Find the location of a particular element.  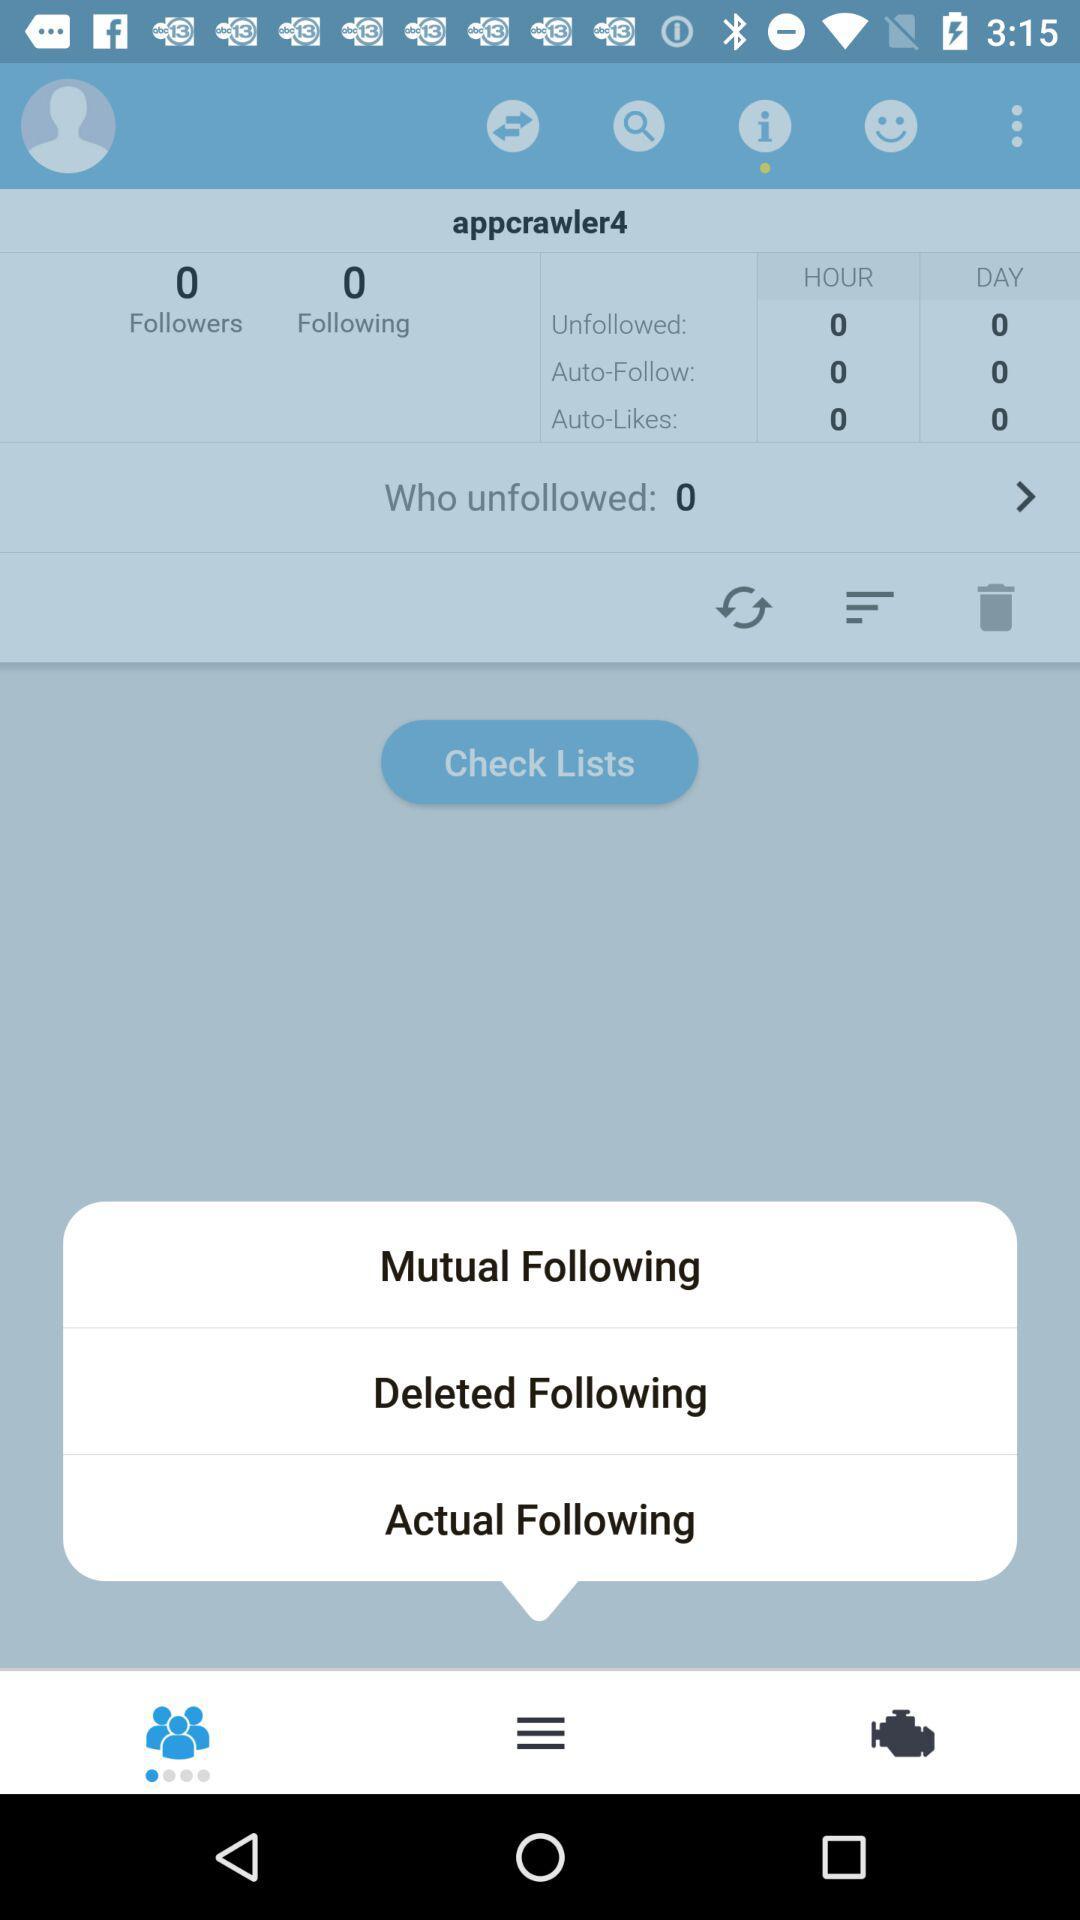

followers list is located at coordinates (178, 1730).